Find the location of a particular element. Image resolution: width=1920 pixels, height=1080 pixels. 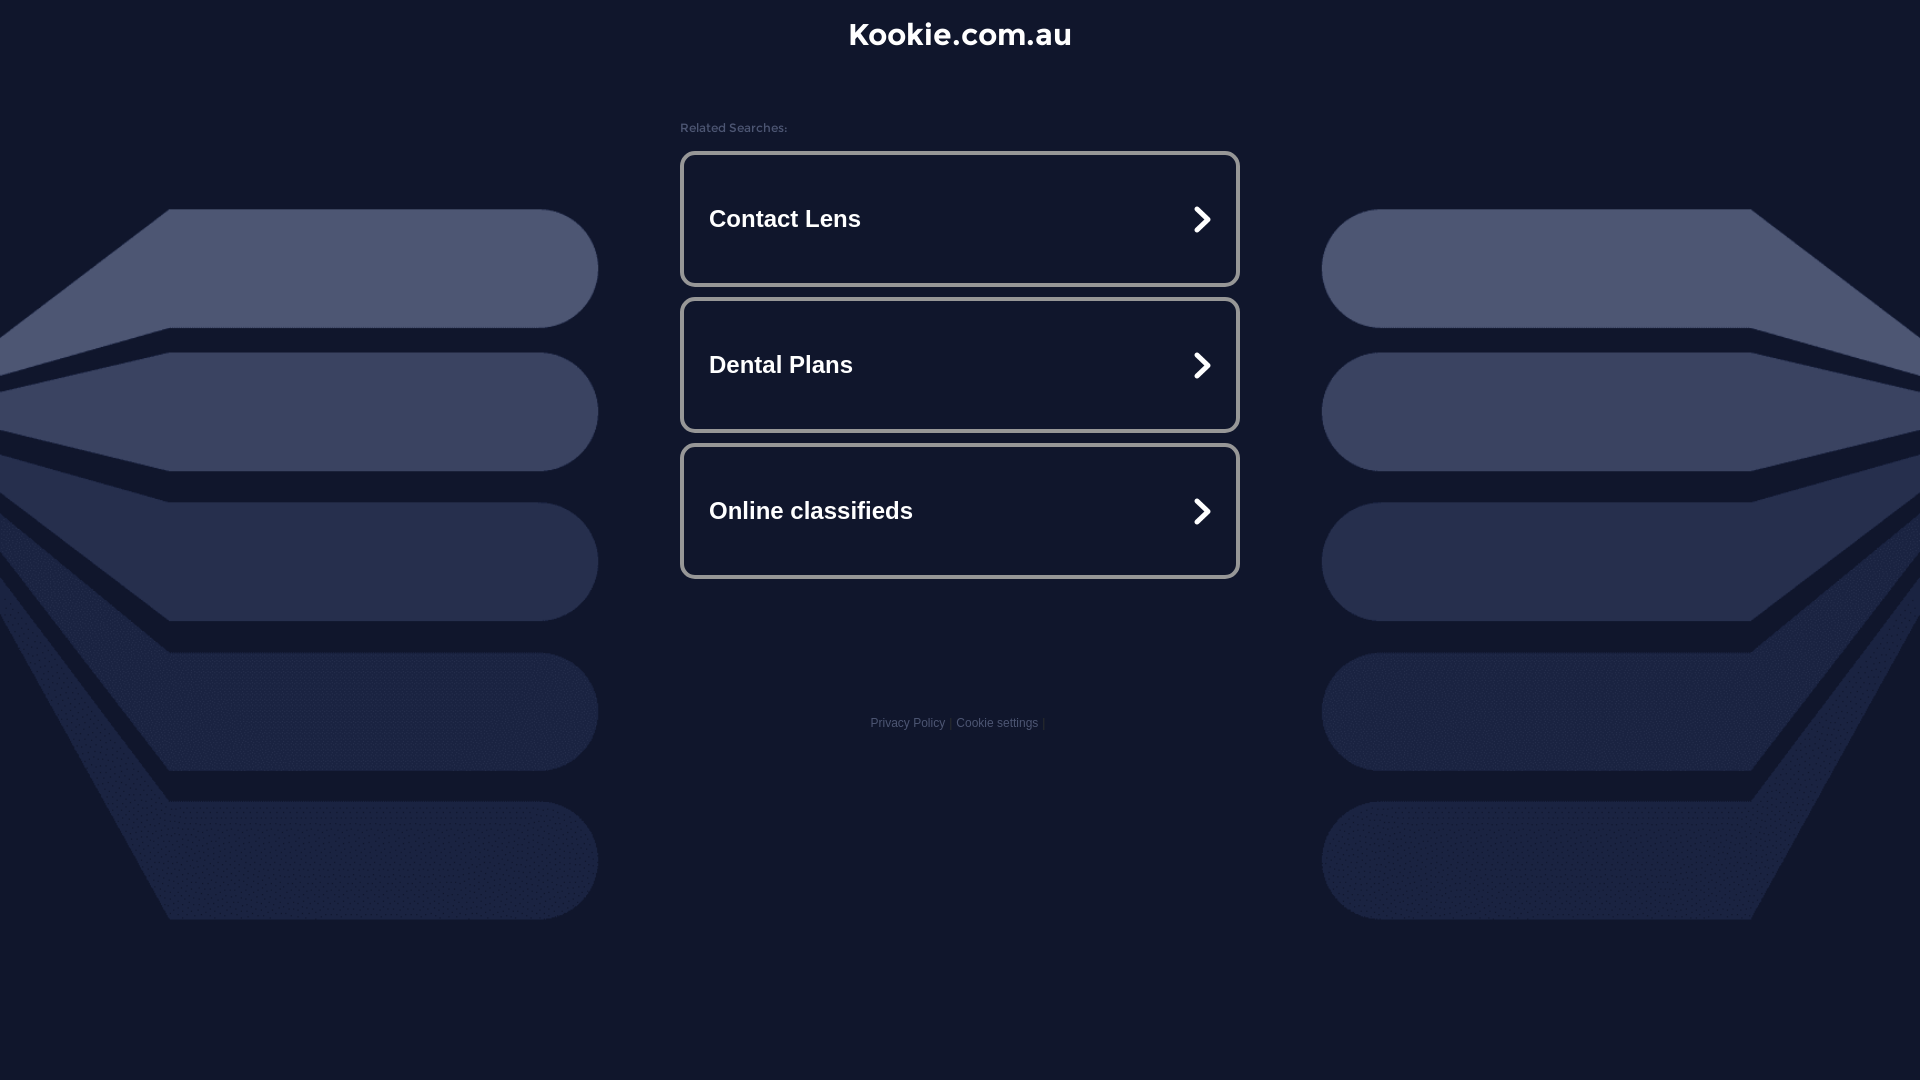

'Cookie settings' is located at coordinates (997, 722).